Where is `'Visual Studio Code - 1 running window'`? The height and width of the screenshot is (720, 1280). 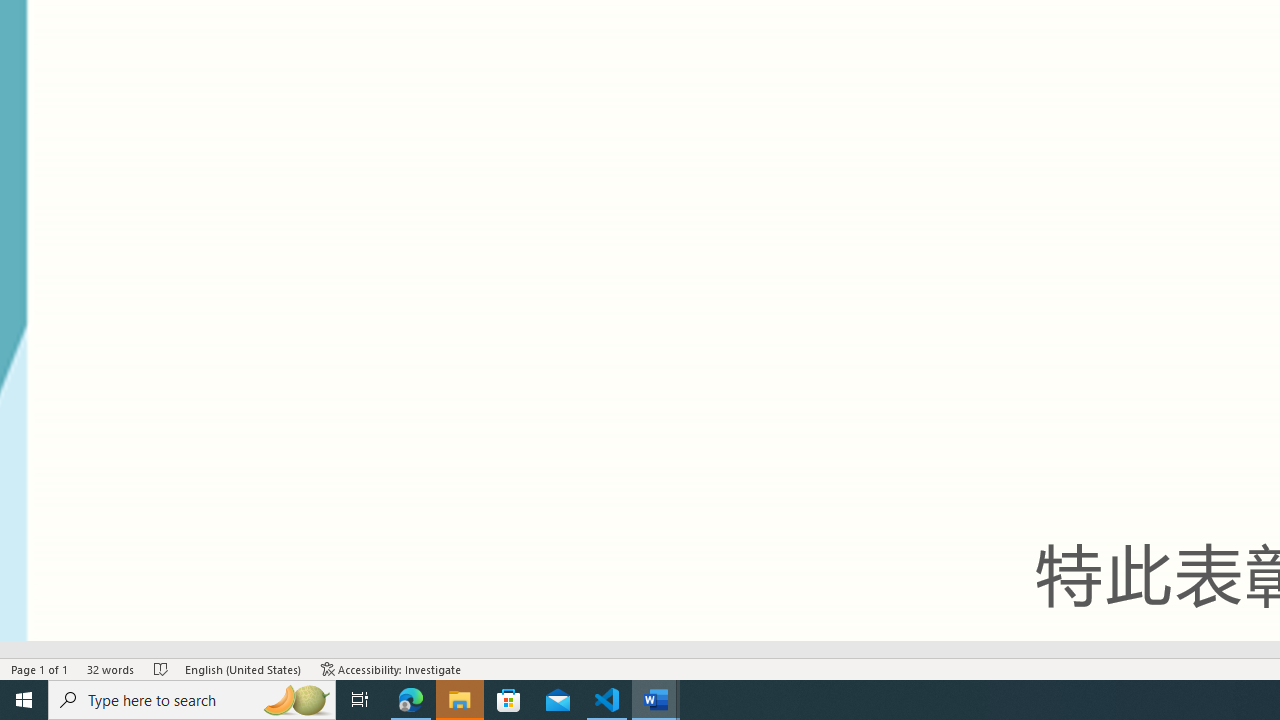
'Visual Studio Code - 1 running window' is located at coordinates (606, 698).